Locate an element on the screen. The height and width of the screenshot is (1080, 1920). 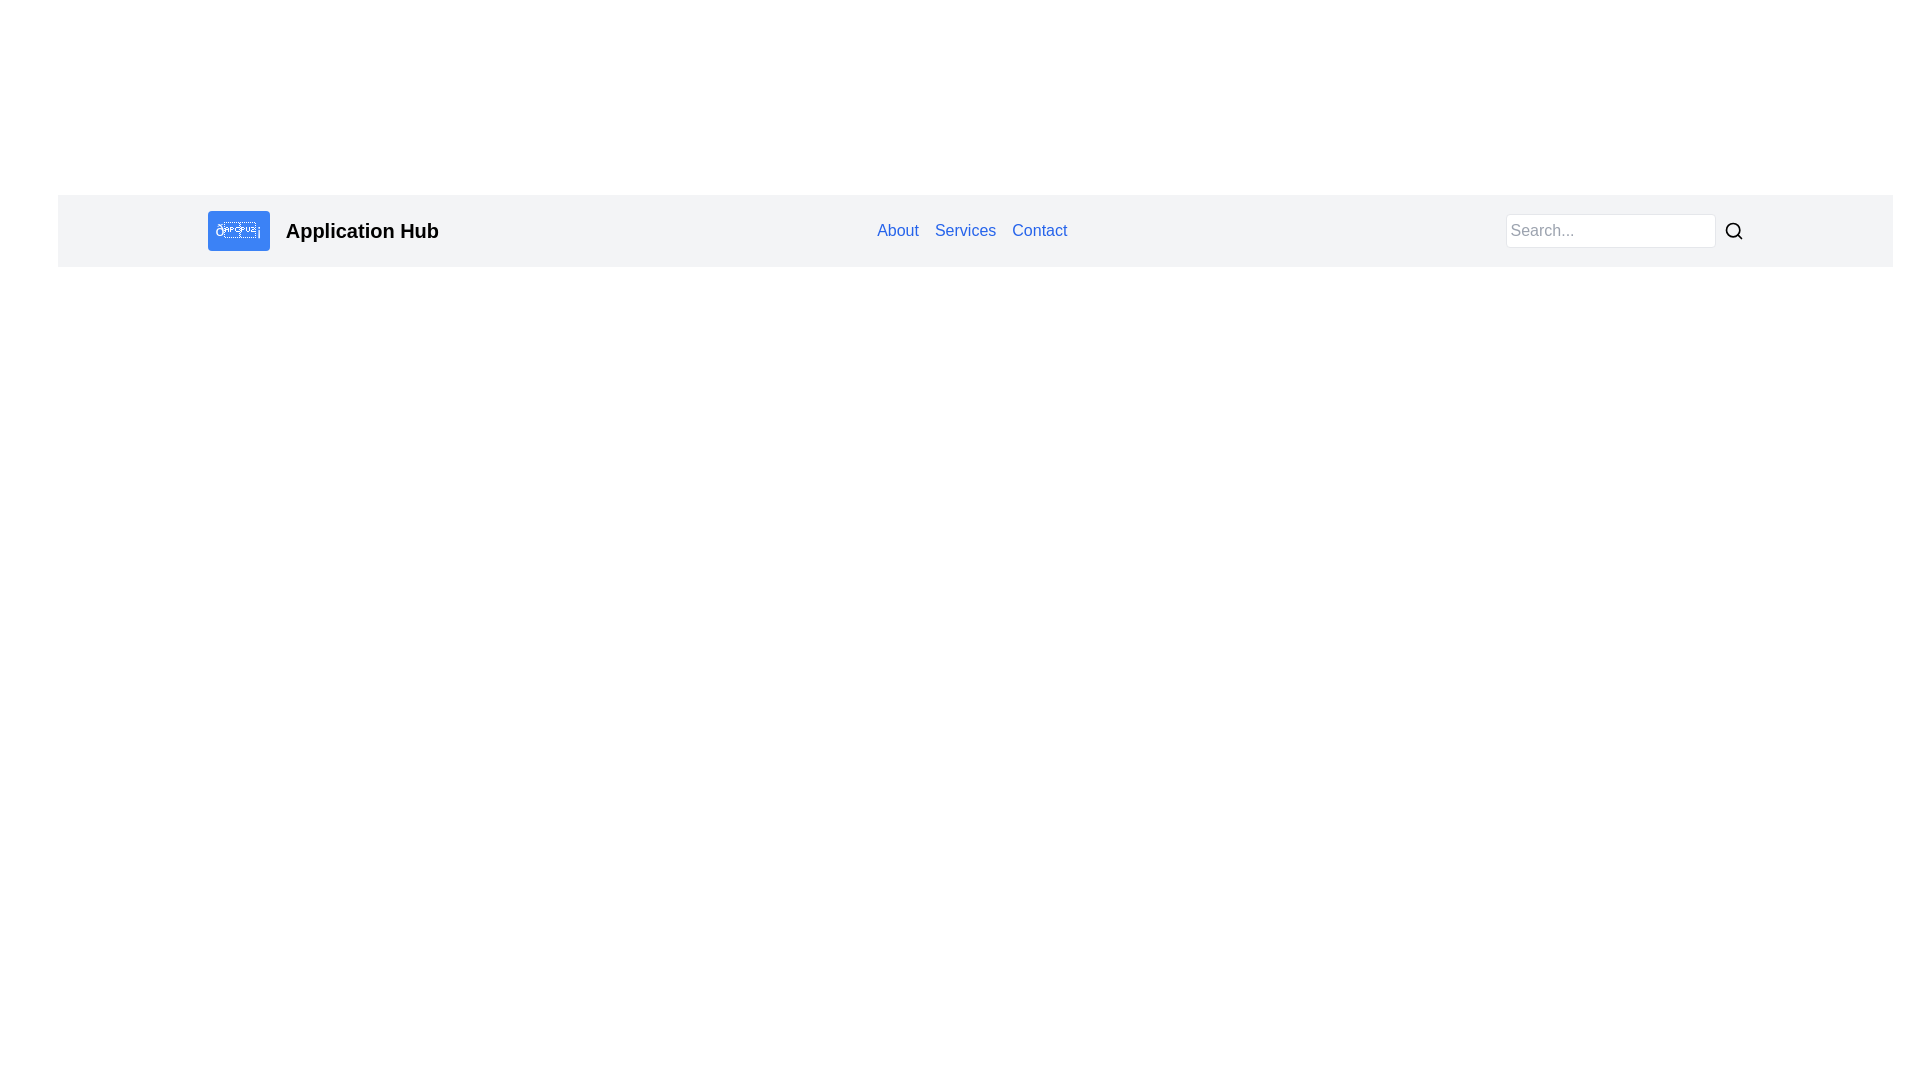
the navigation menu links located near the center of the navigation bar is located at coordinates (972, 230).